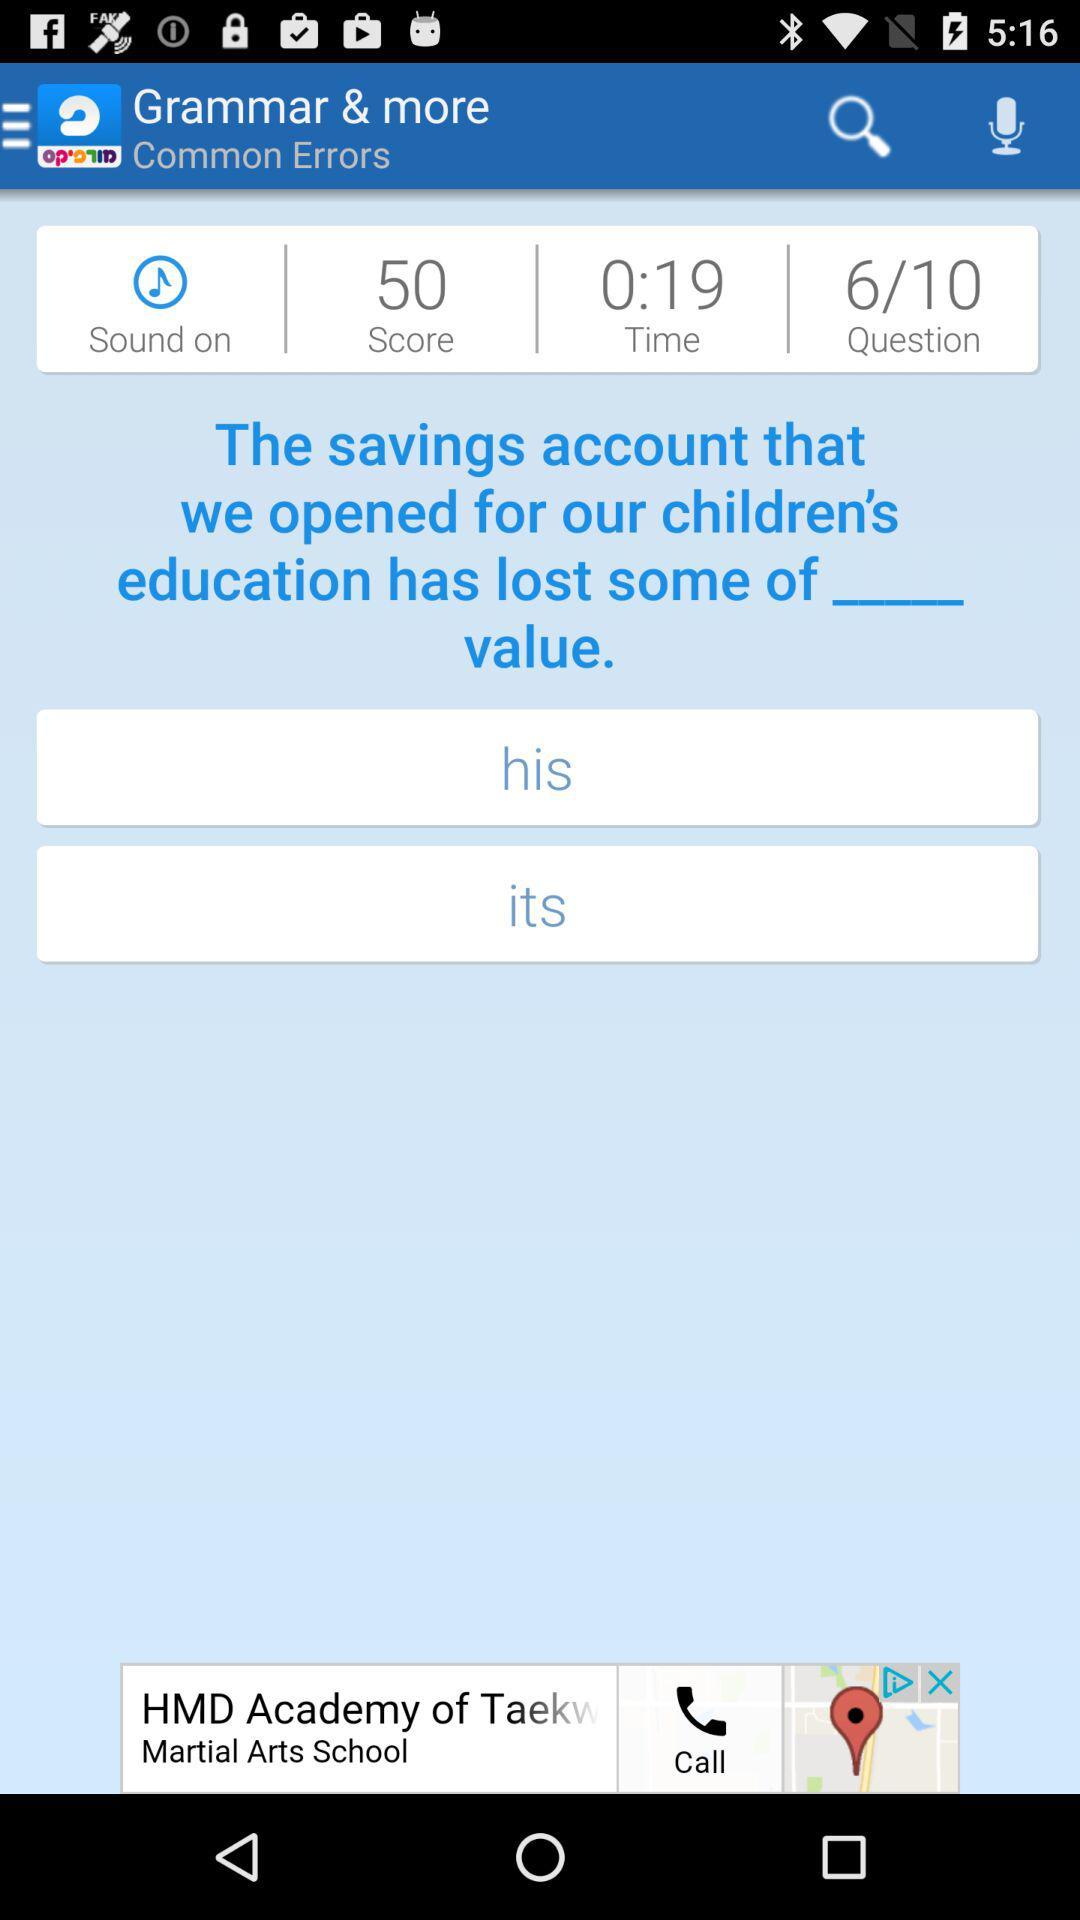 The width and height of the screenshot is (1080, 1920). What do you see at coordinates (540, 1727) in the screenshot?
I see `navigate to advertiser page` at bounding box center [540, 1727].